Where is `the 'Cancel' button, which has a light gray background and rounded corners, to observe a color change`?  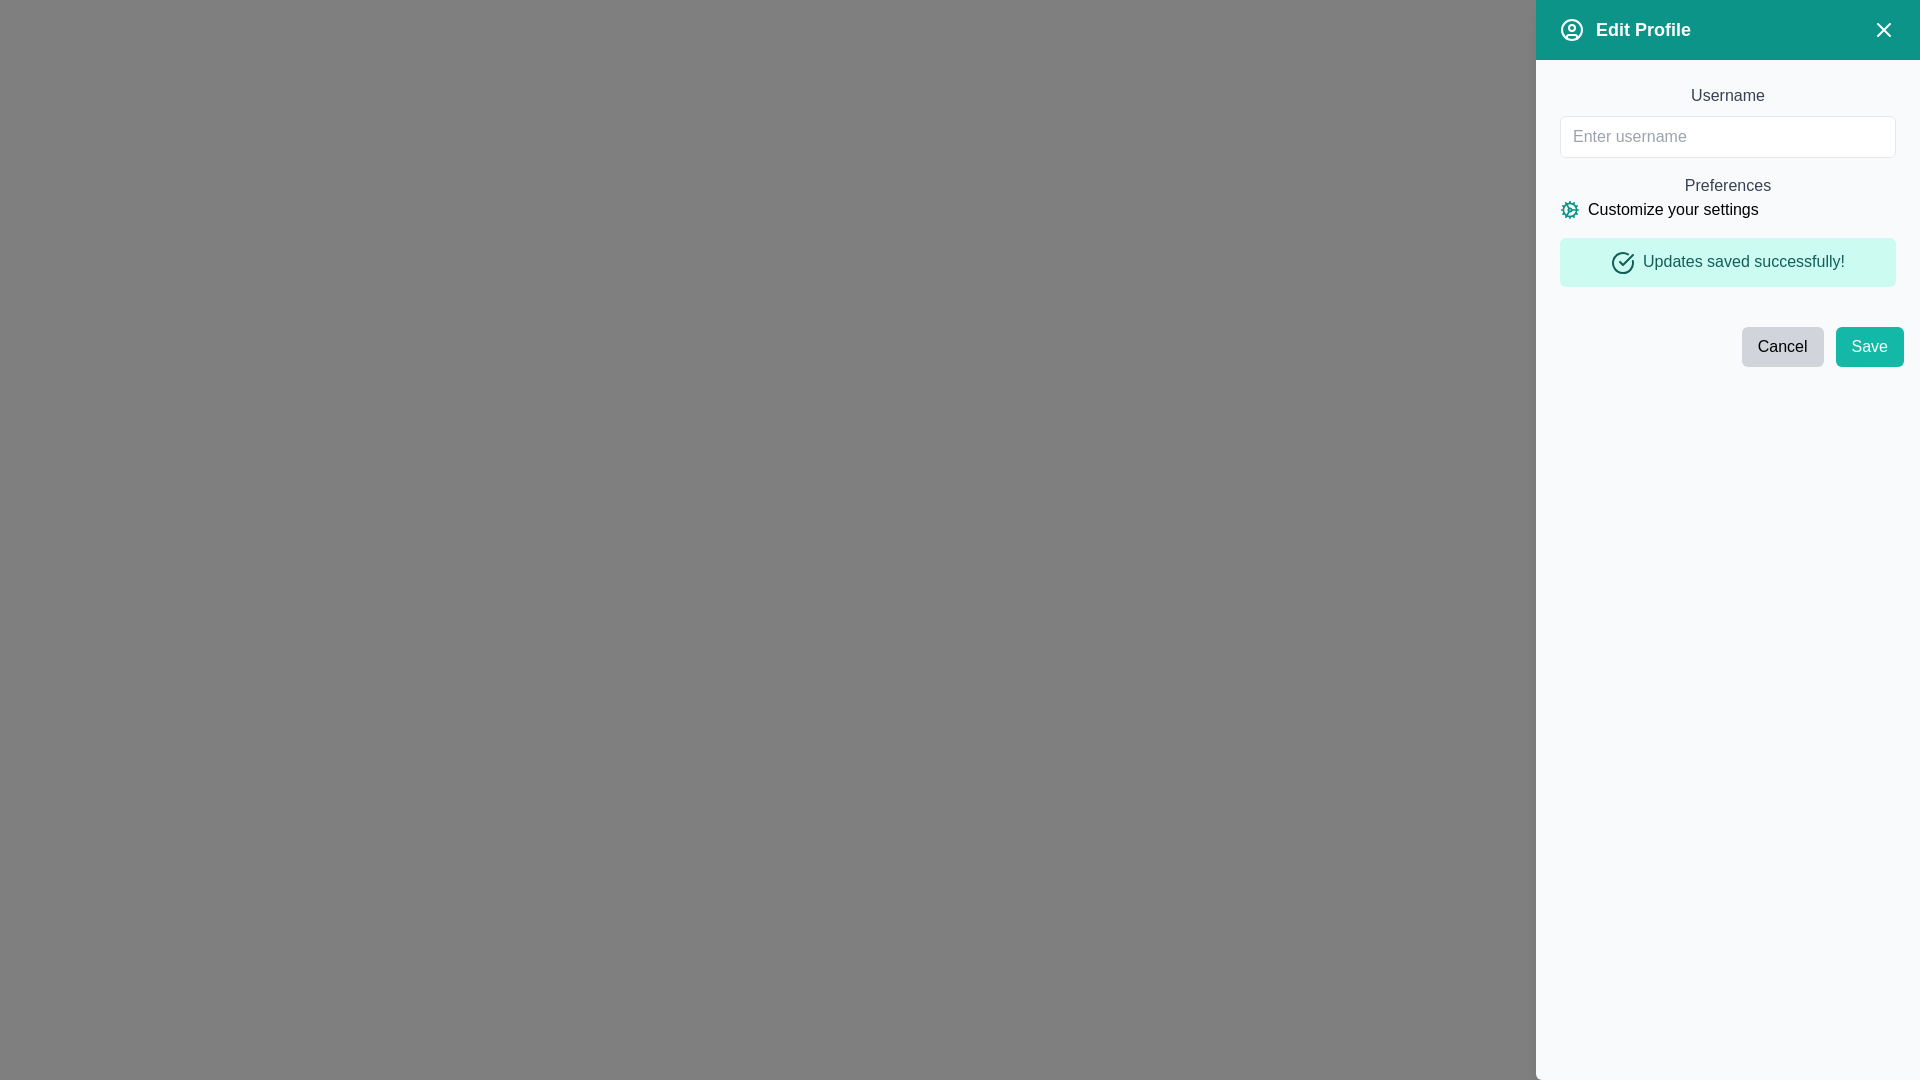 the 'Cancel' button, which has a light gray background and rounded corners, to observe a color change is located at coordinates (1782, 345).